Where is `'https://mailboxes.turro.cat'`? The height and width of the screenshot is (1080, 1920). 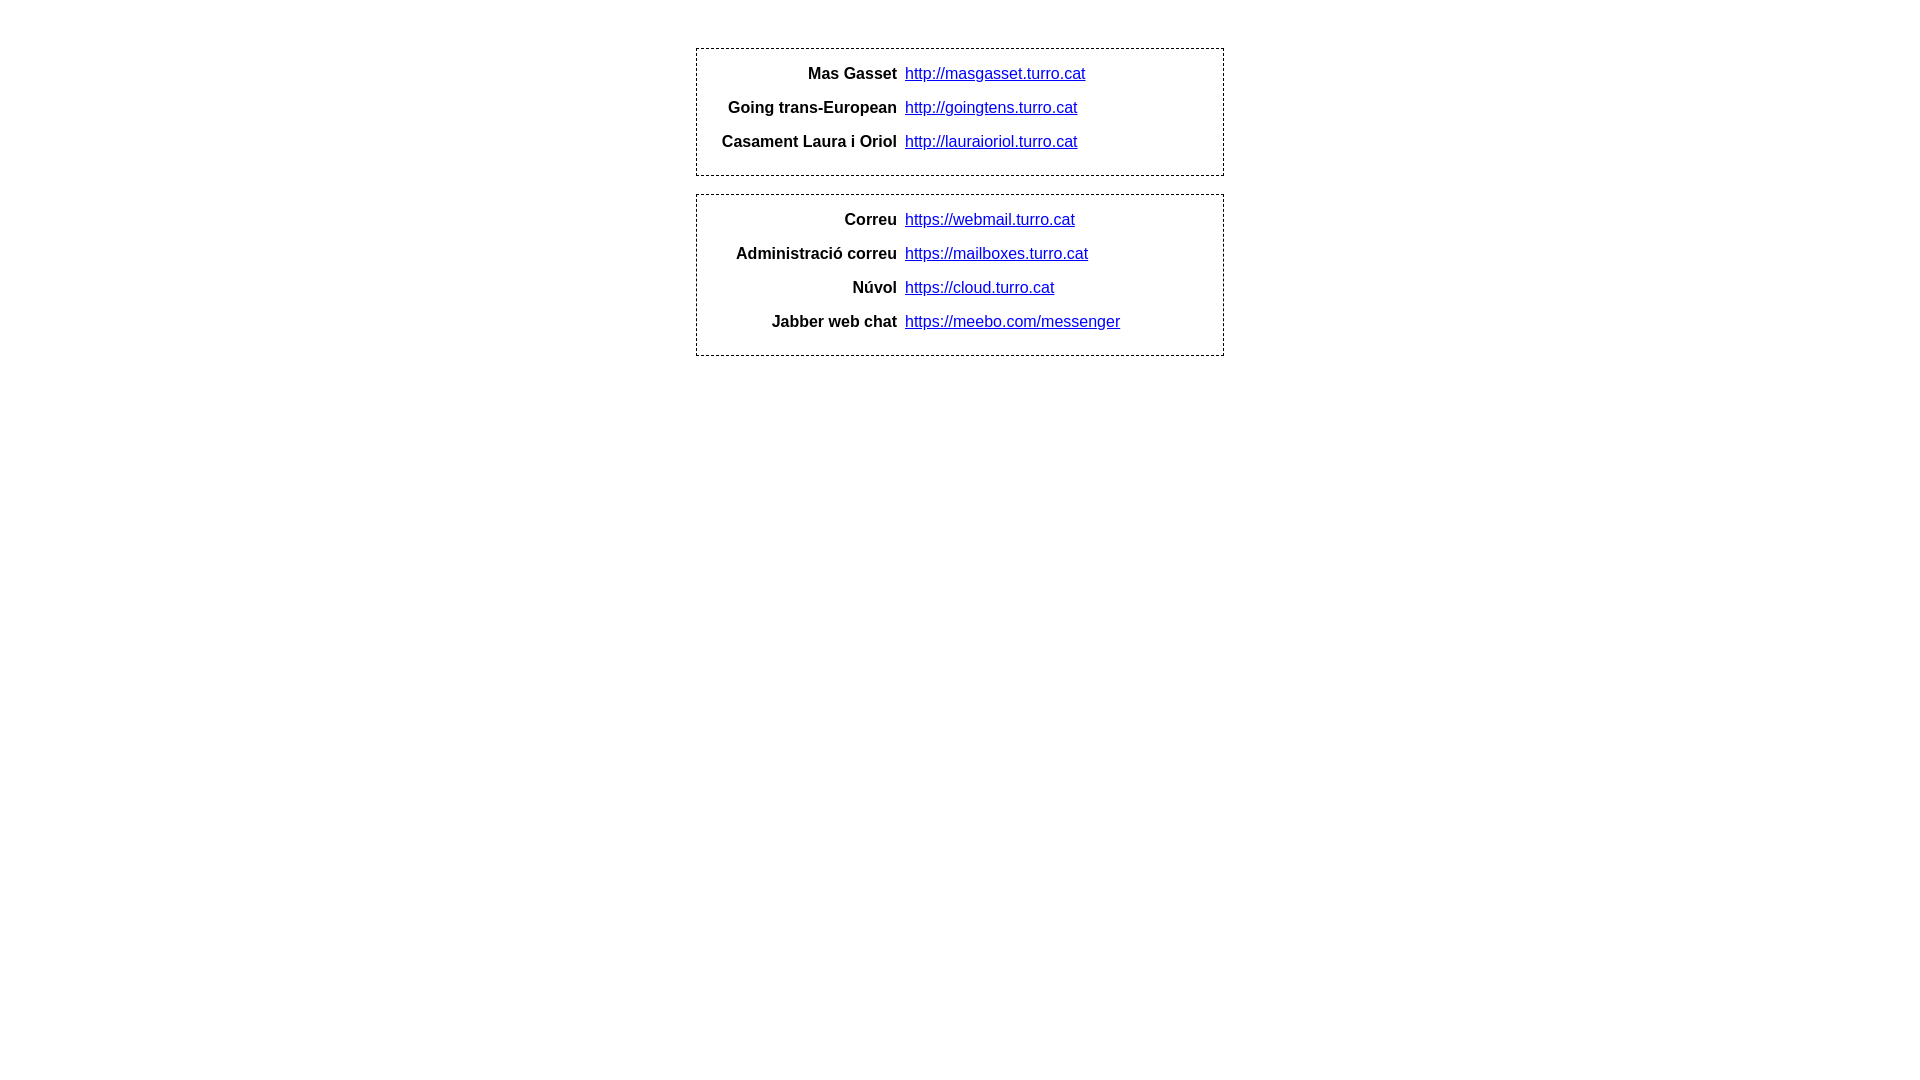
'https://mailboxes.turro.cat' is located at coordinates (996, 252).